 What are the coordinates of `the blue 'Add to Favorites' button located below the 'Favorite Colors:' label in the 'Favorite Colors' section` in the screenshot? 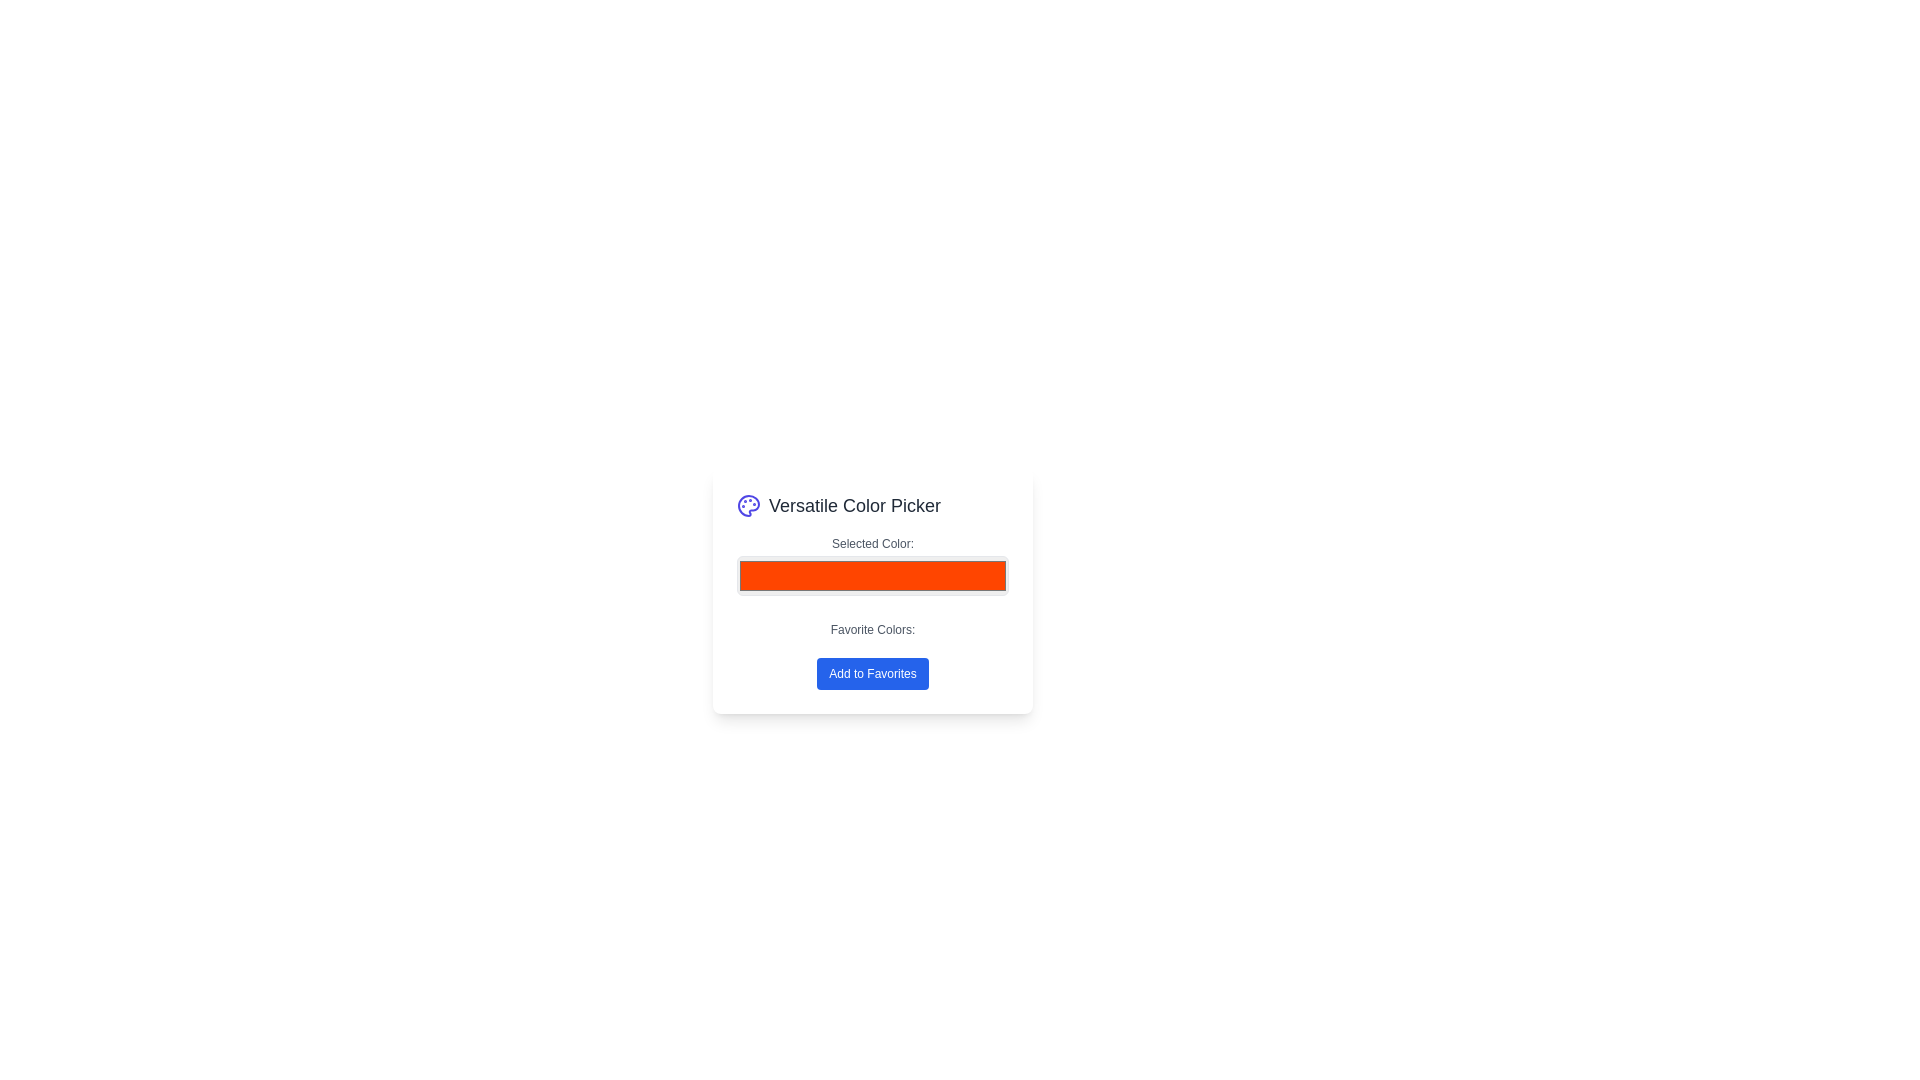 It's located at (873, 655).